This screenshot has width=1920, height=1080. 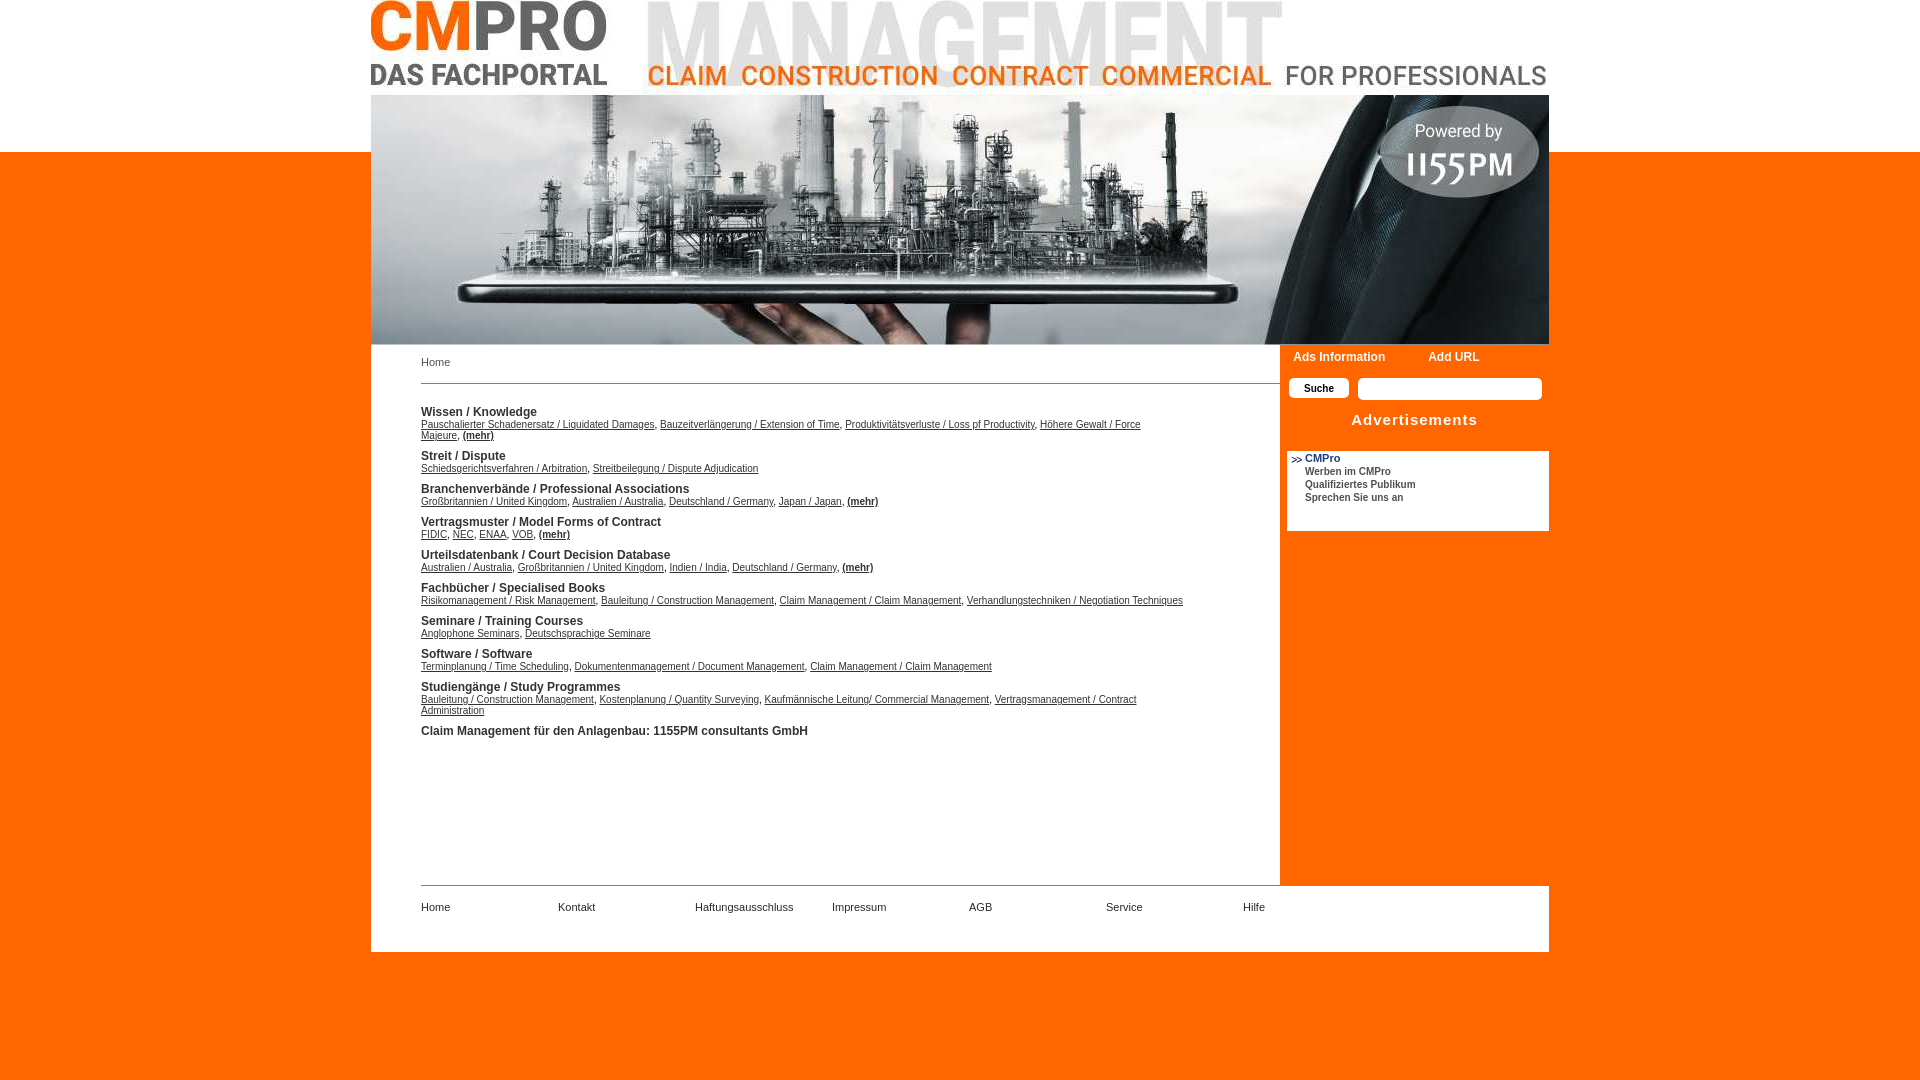 I want to click on 'Deutschland / Germany', so click(x=730, y=567).